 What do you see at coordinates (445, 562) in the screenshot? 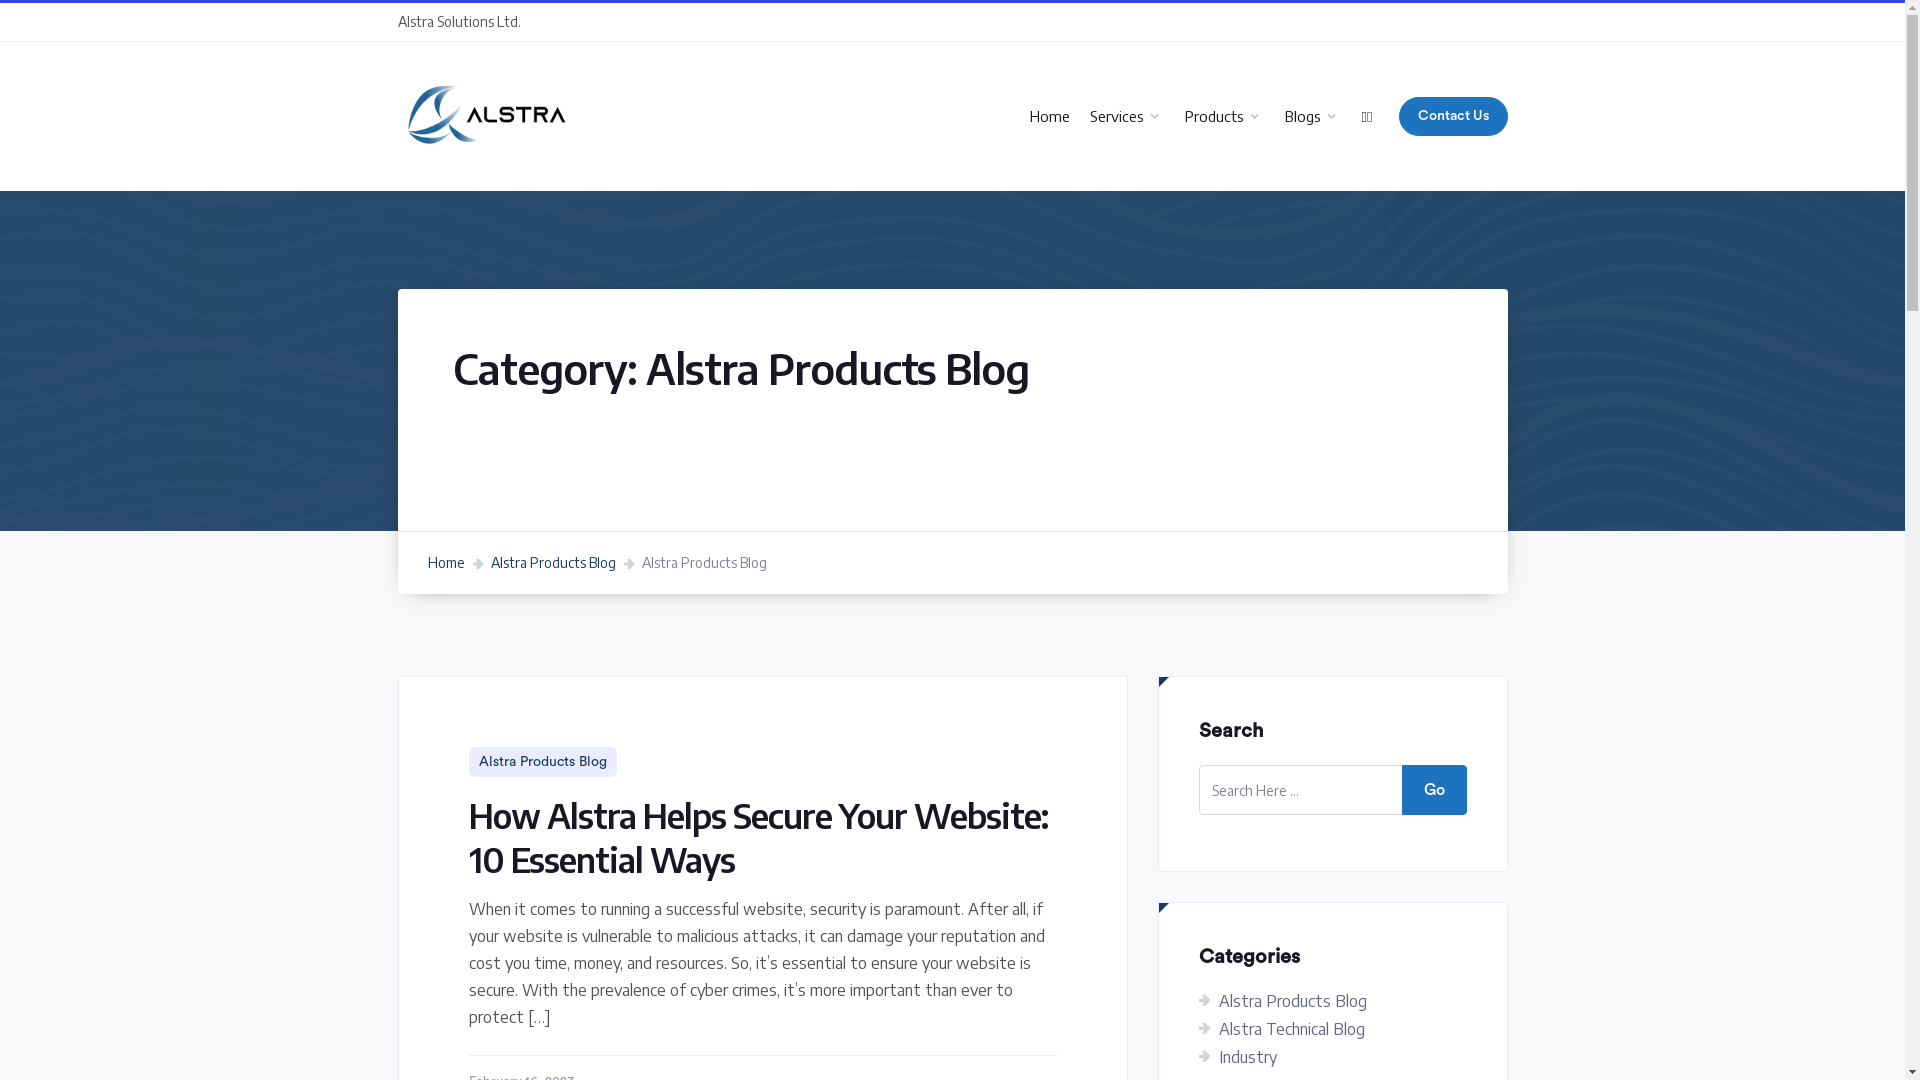
I see `'Home'` at bounding box center [445, 562].